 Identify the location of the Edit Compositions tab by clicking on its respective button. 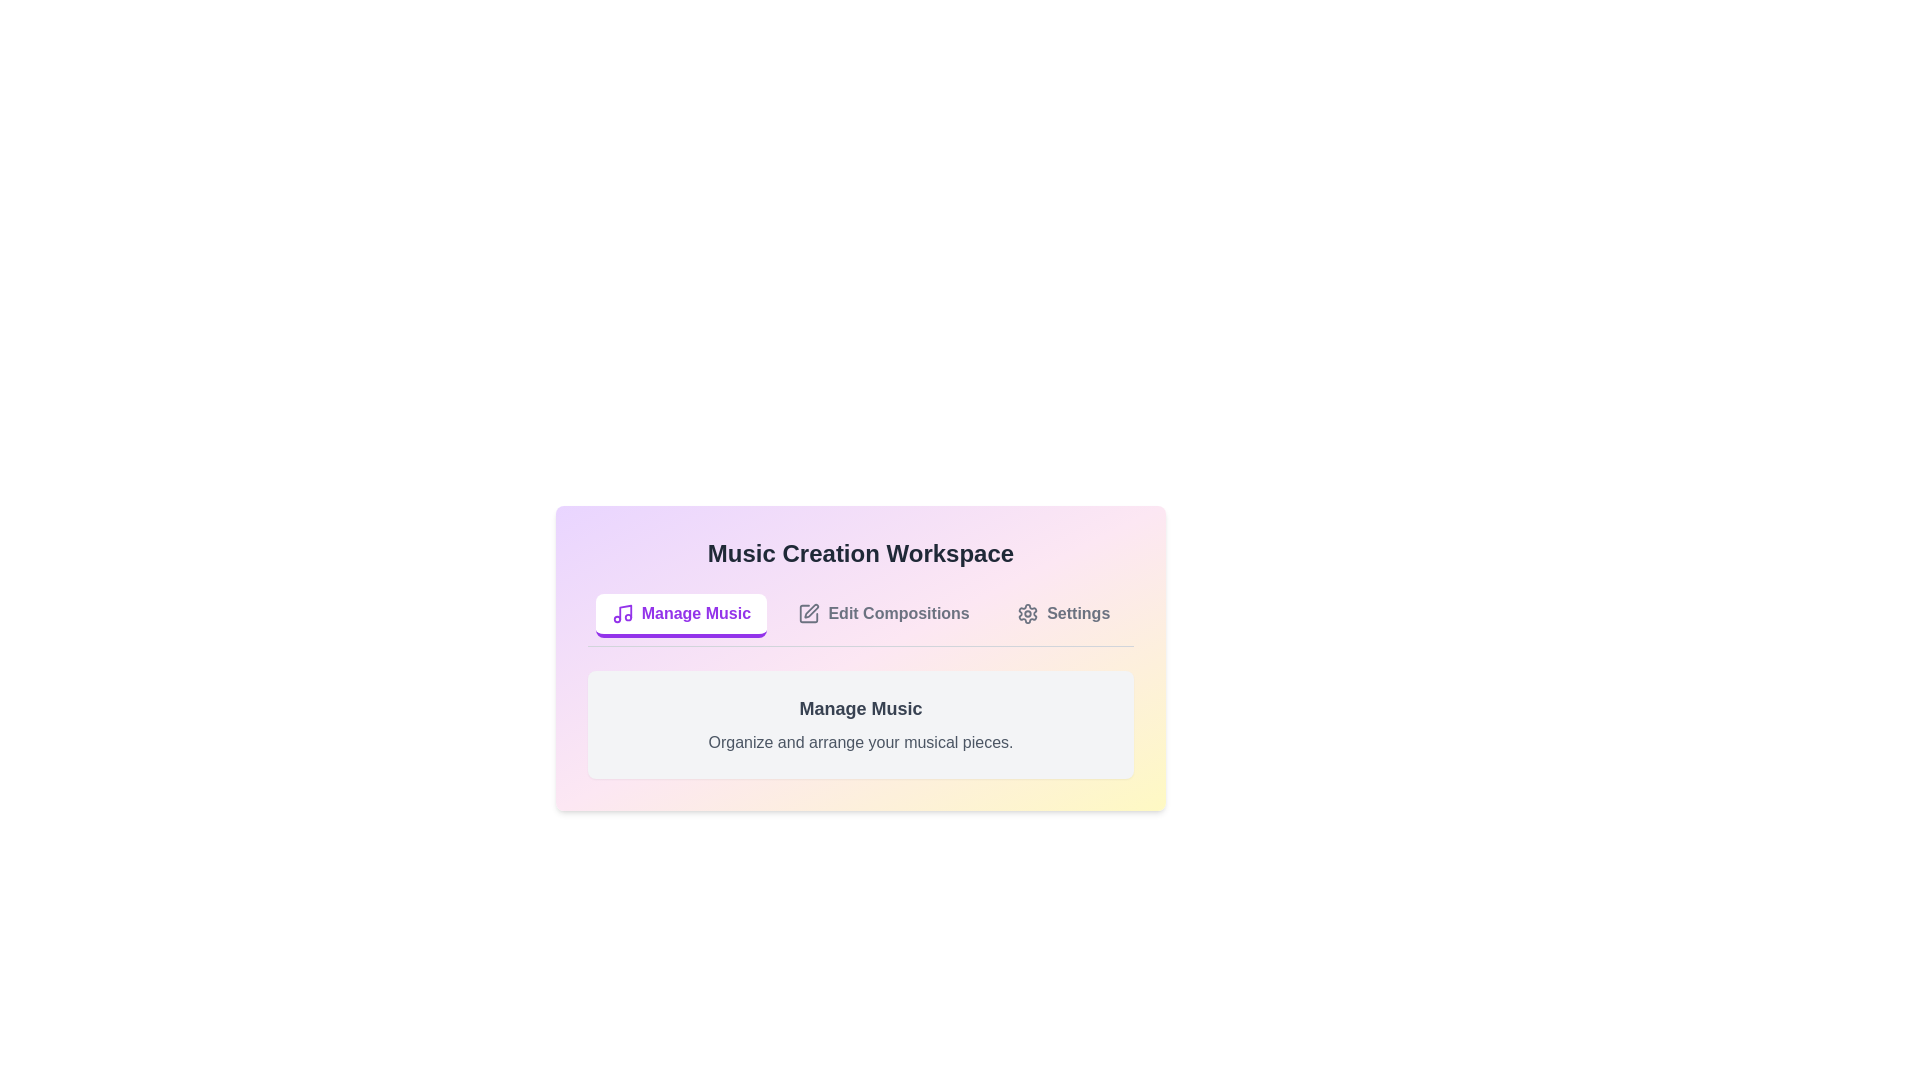
(882, 615).